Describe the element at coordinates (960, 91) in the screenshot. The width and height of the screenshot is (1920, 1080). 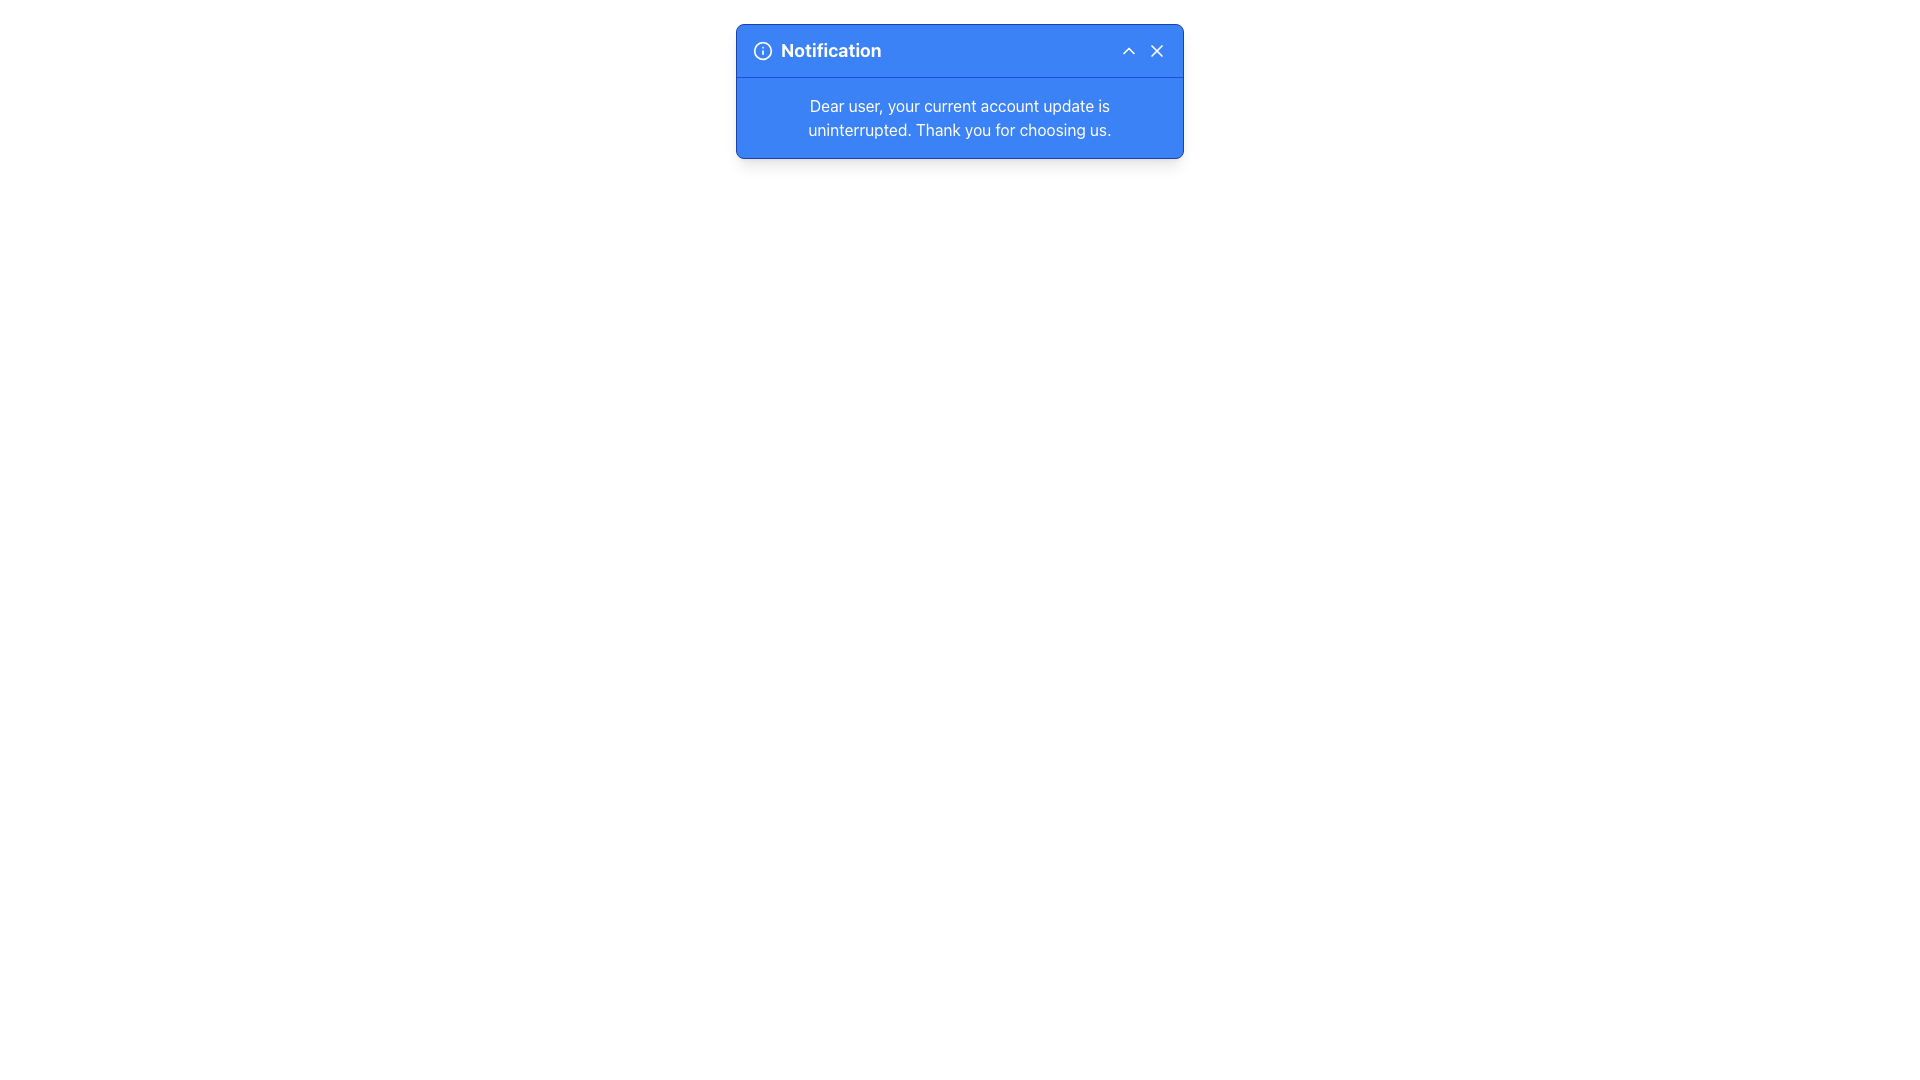
I see `the notification banner with a blue background and the title 'Notification' at the top, which includes information and close icons` at that location.